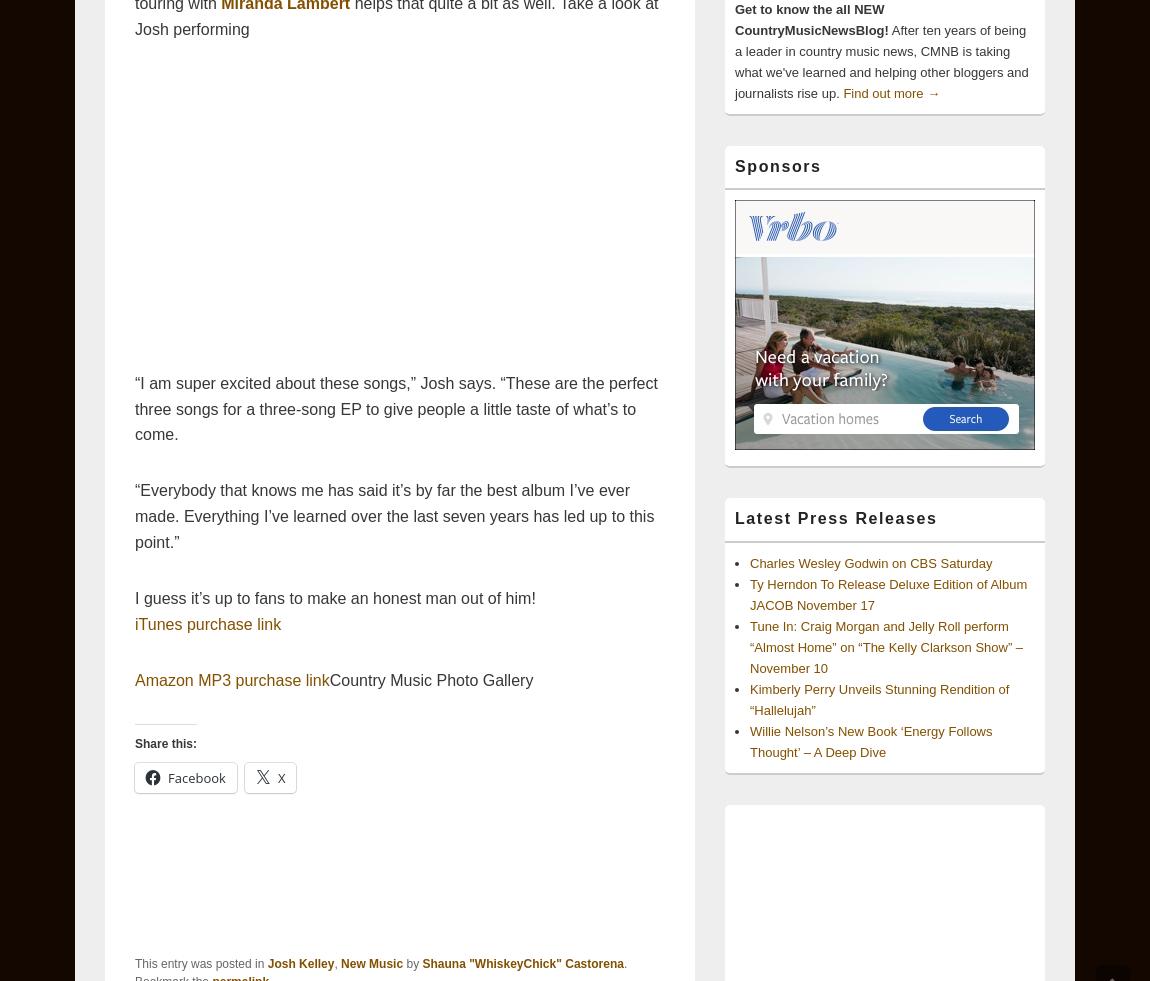 Image resolution: width=1150 pixels, height=981 pixels. Describe the element at coordinates (412, 964) in the screenshot. I see `'by'` at that location.